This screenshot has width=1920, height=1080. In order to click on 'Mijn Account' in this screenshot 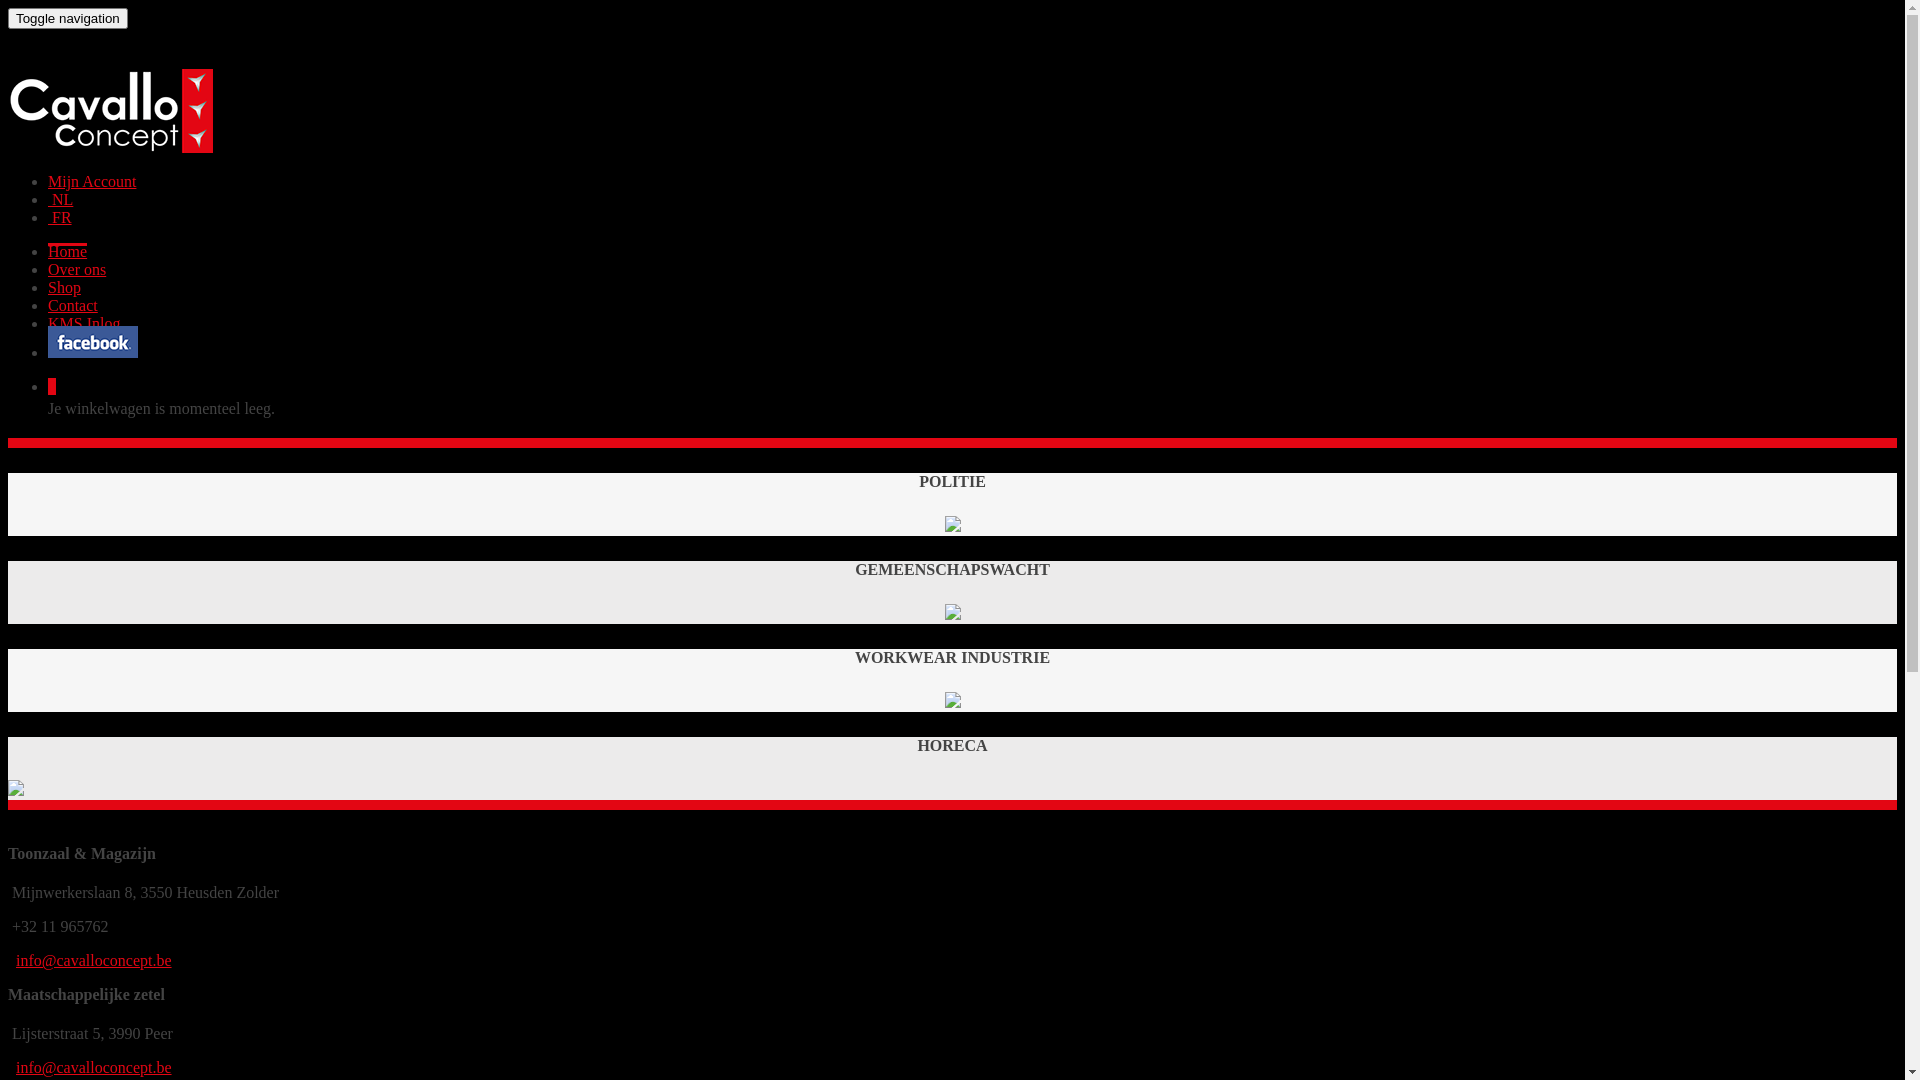, I will do `click(90, 181)`.